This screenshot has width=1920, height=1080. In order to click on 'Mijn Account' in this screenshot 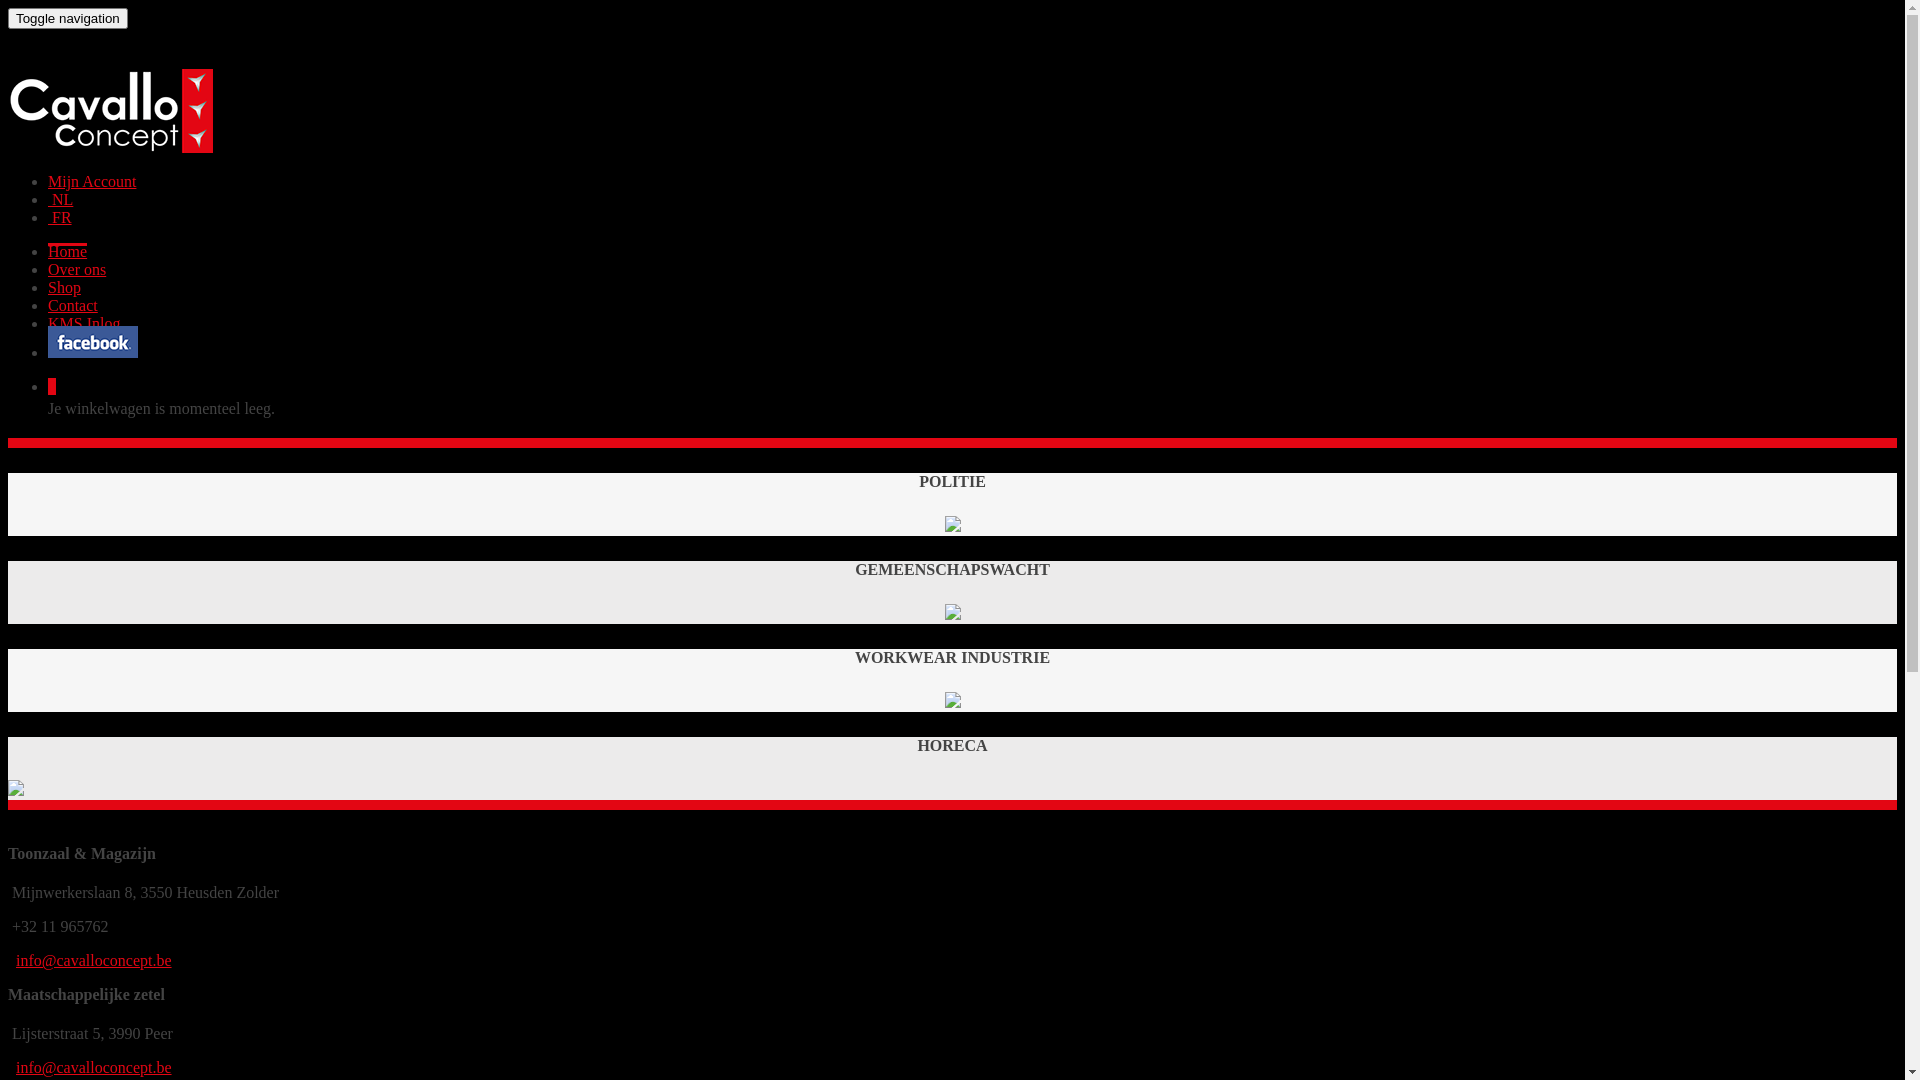, I will do `click(90, 181)`.